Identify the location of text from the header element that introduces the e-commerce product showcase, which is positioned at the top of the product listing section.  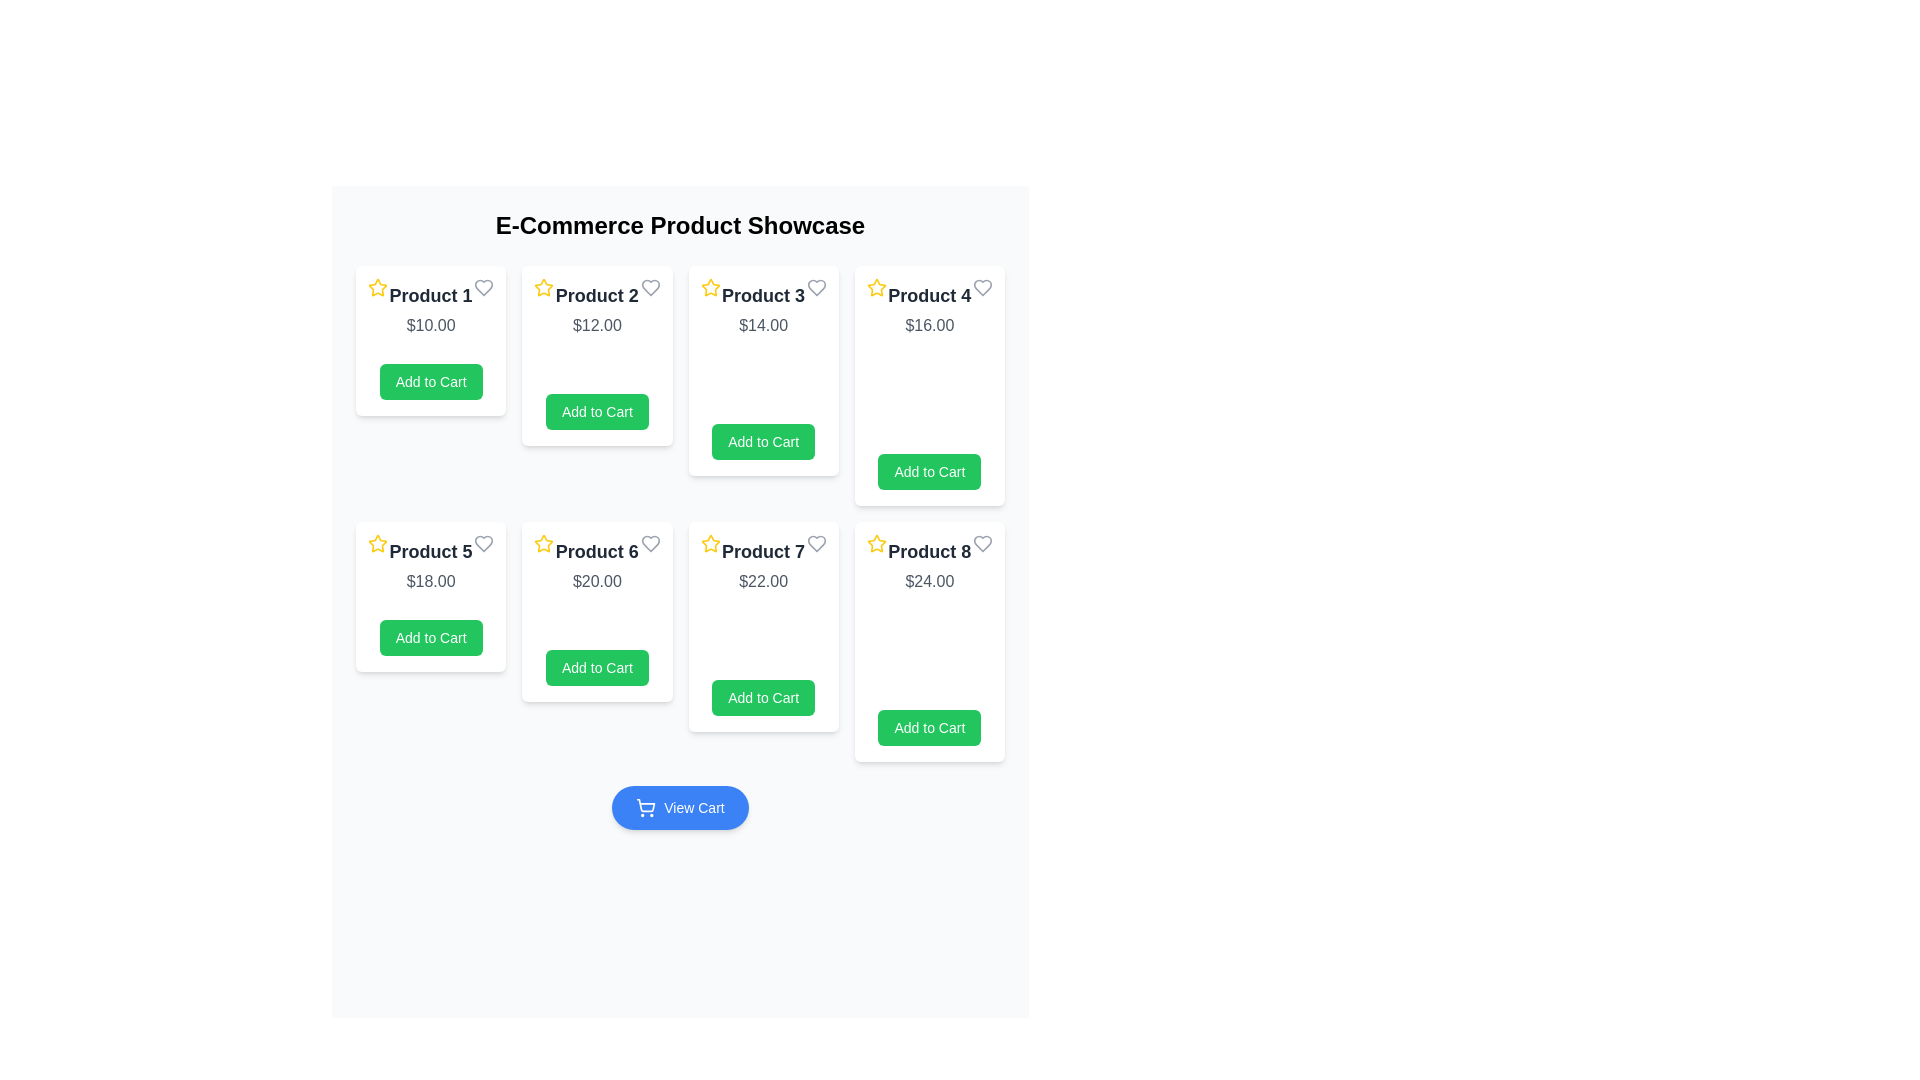
(680, 225).